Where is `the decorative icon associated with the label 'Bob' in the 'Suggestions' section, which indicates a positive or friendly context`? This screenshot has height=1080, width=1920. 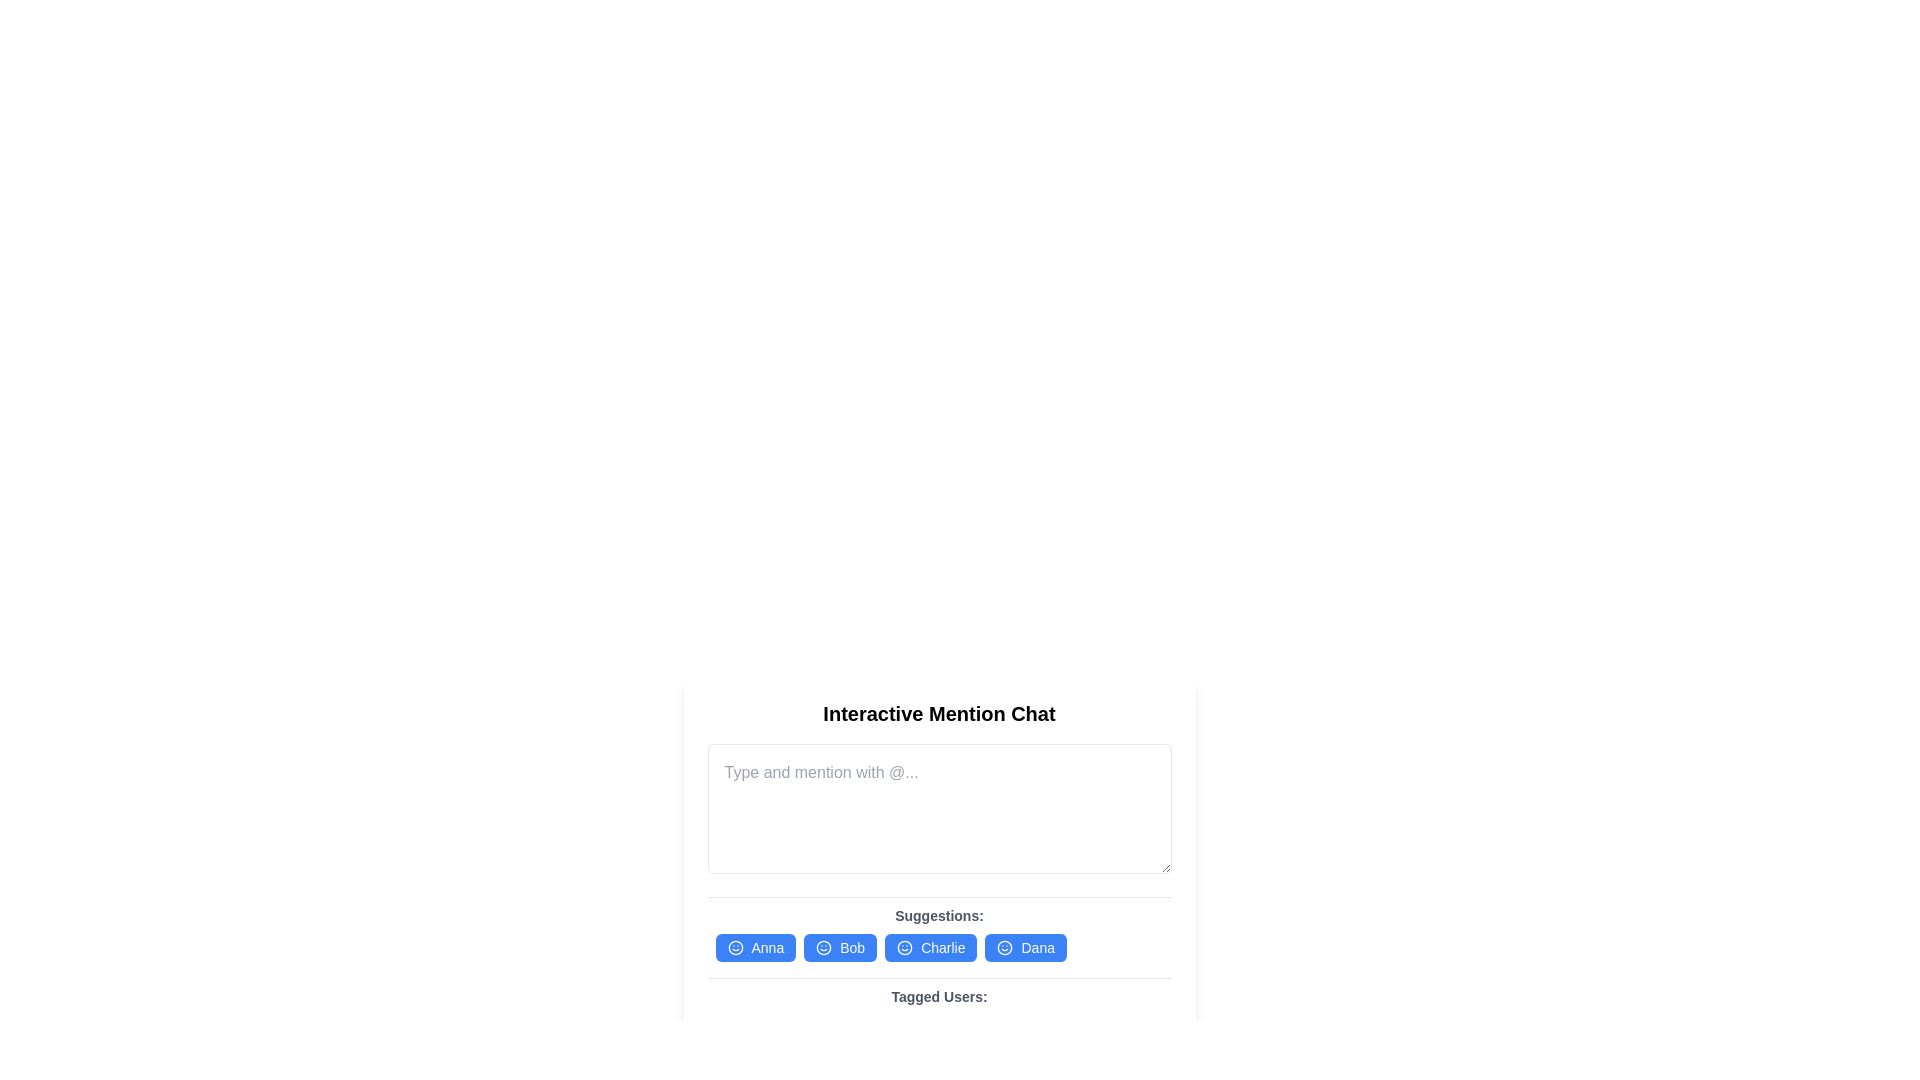
the decorative icon associated with the label 'Bob' in the 'Suggestions' section, which indicates a positive or friendly context is located at coordinates (824, 947).